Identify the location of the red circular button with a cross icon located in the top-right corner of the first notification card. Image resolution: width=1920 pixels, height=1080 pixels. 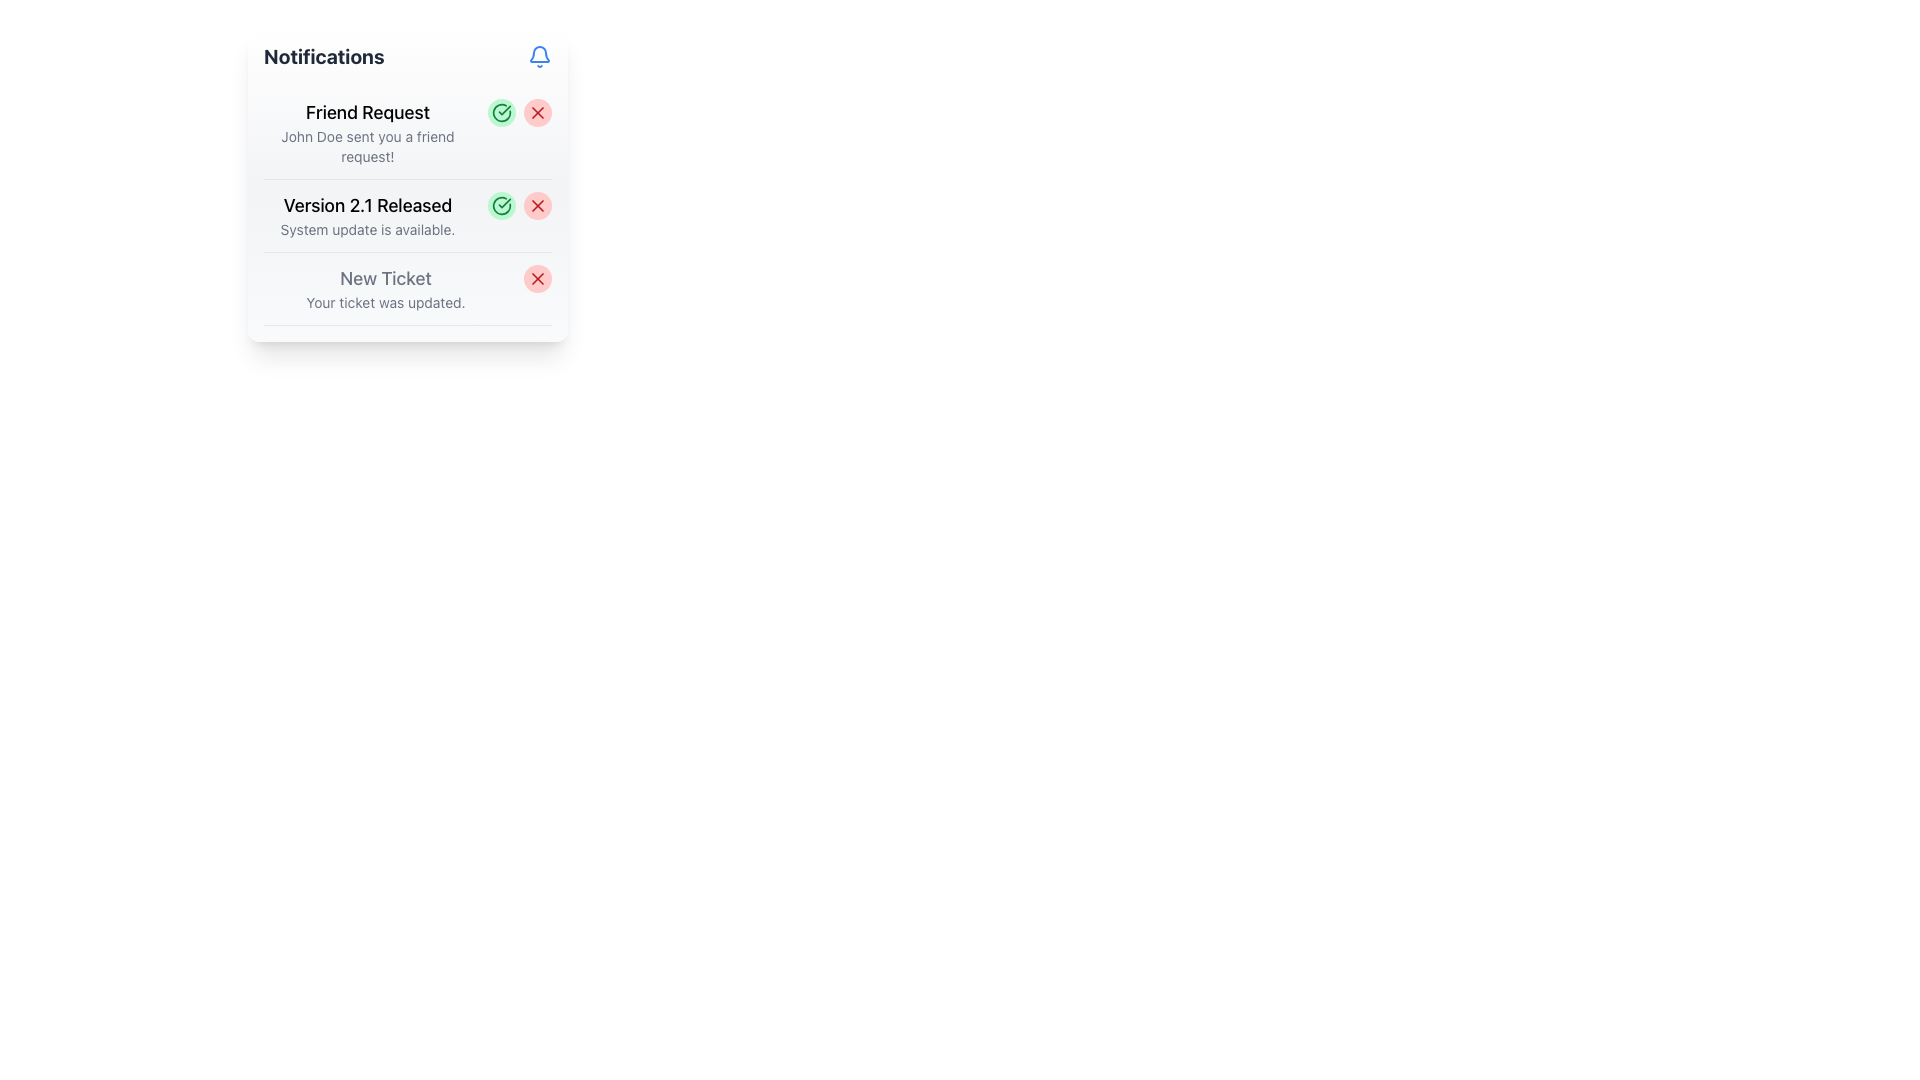
(537, 112).